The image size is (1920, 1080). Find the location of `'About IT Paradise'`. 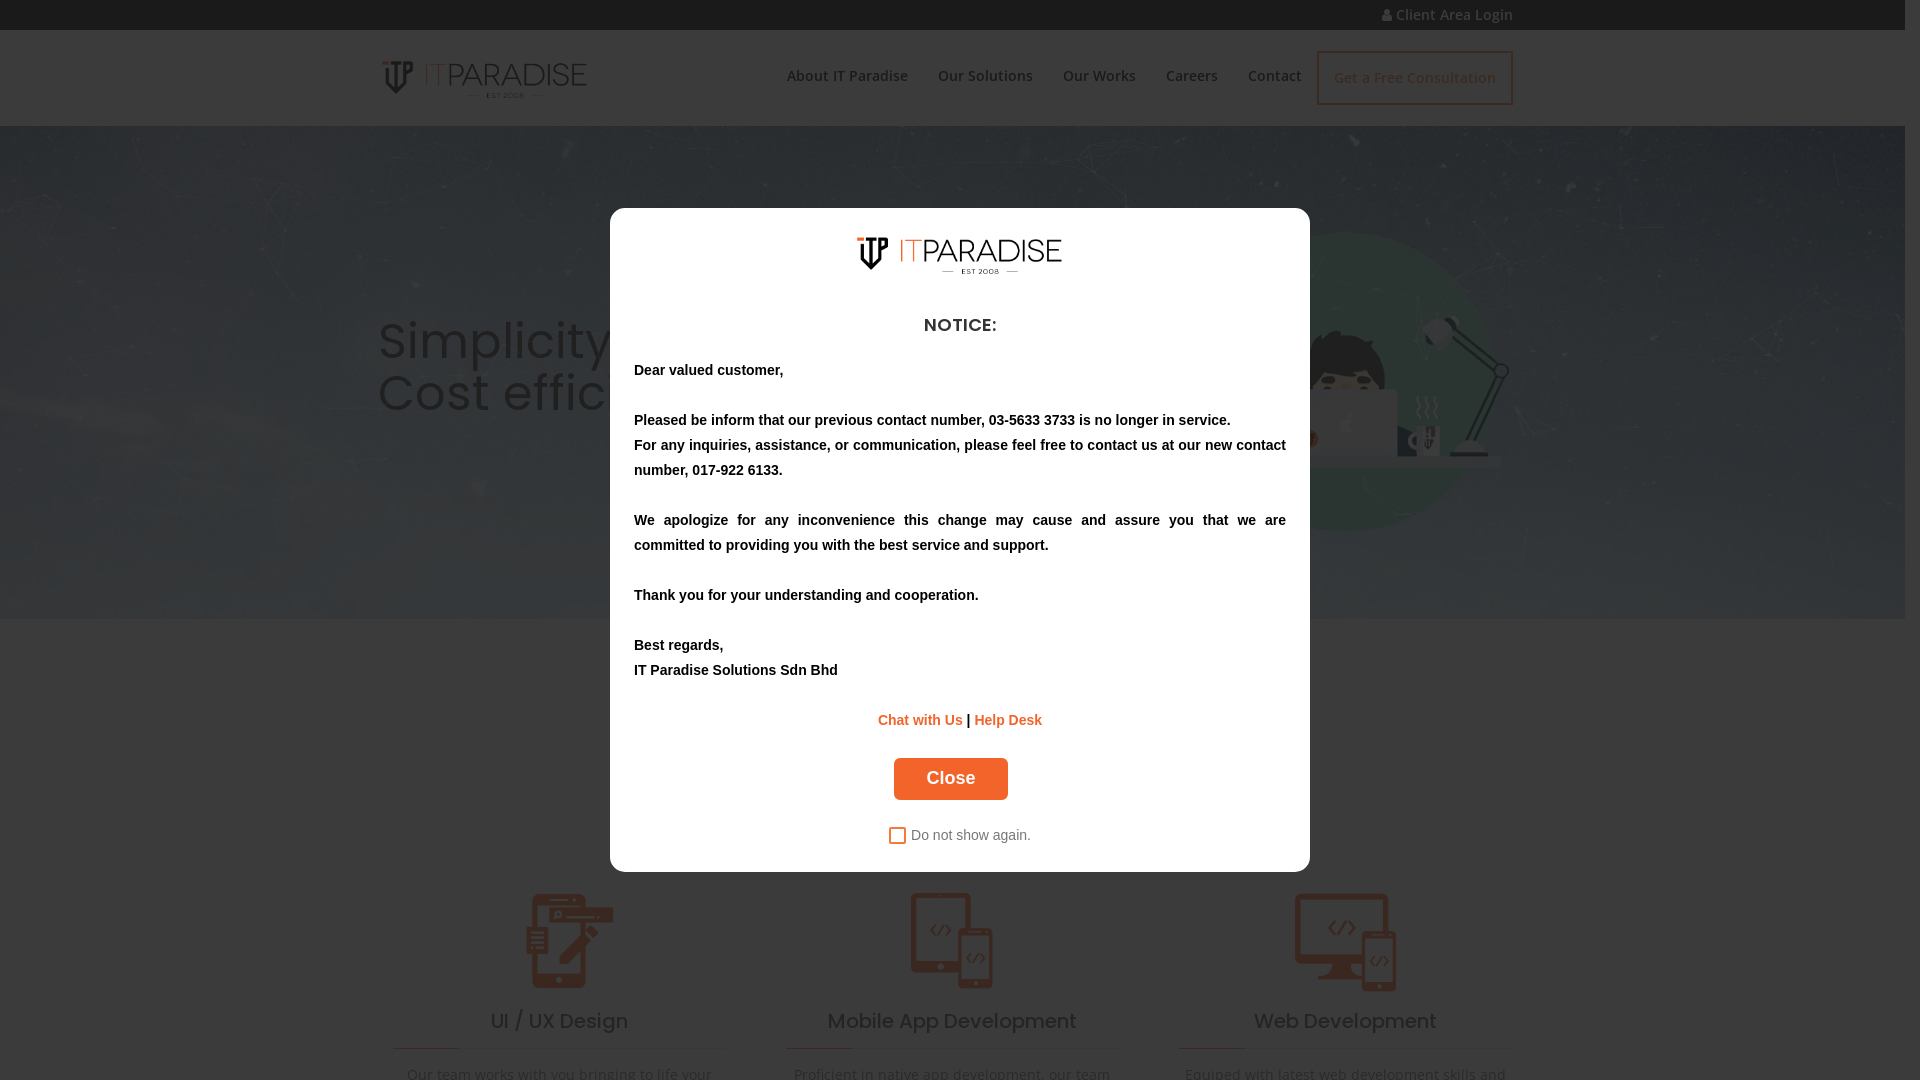

'About IT Paradise' is located at coordinates (847, 75).